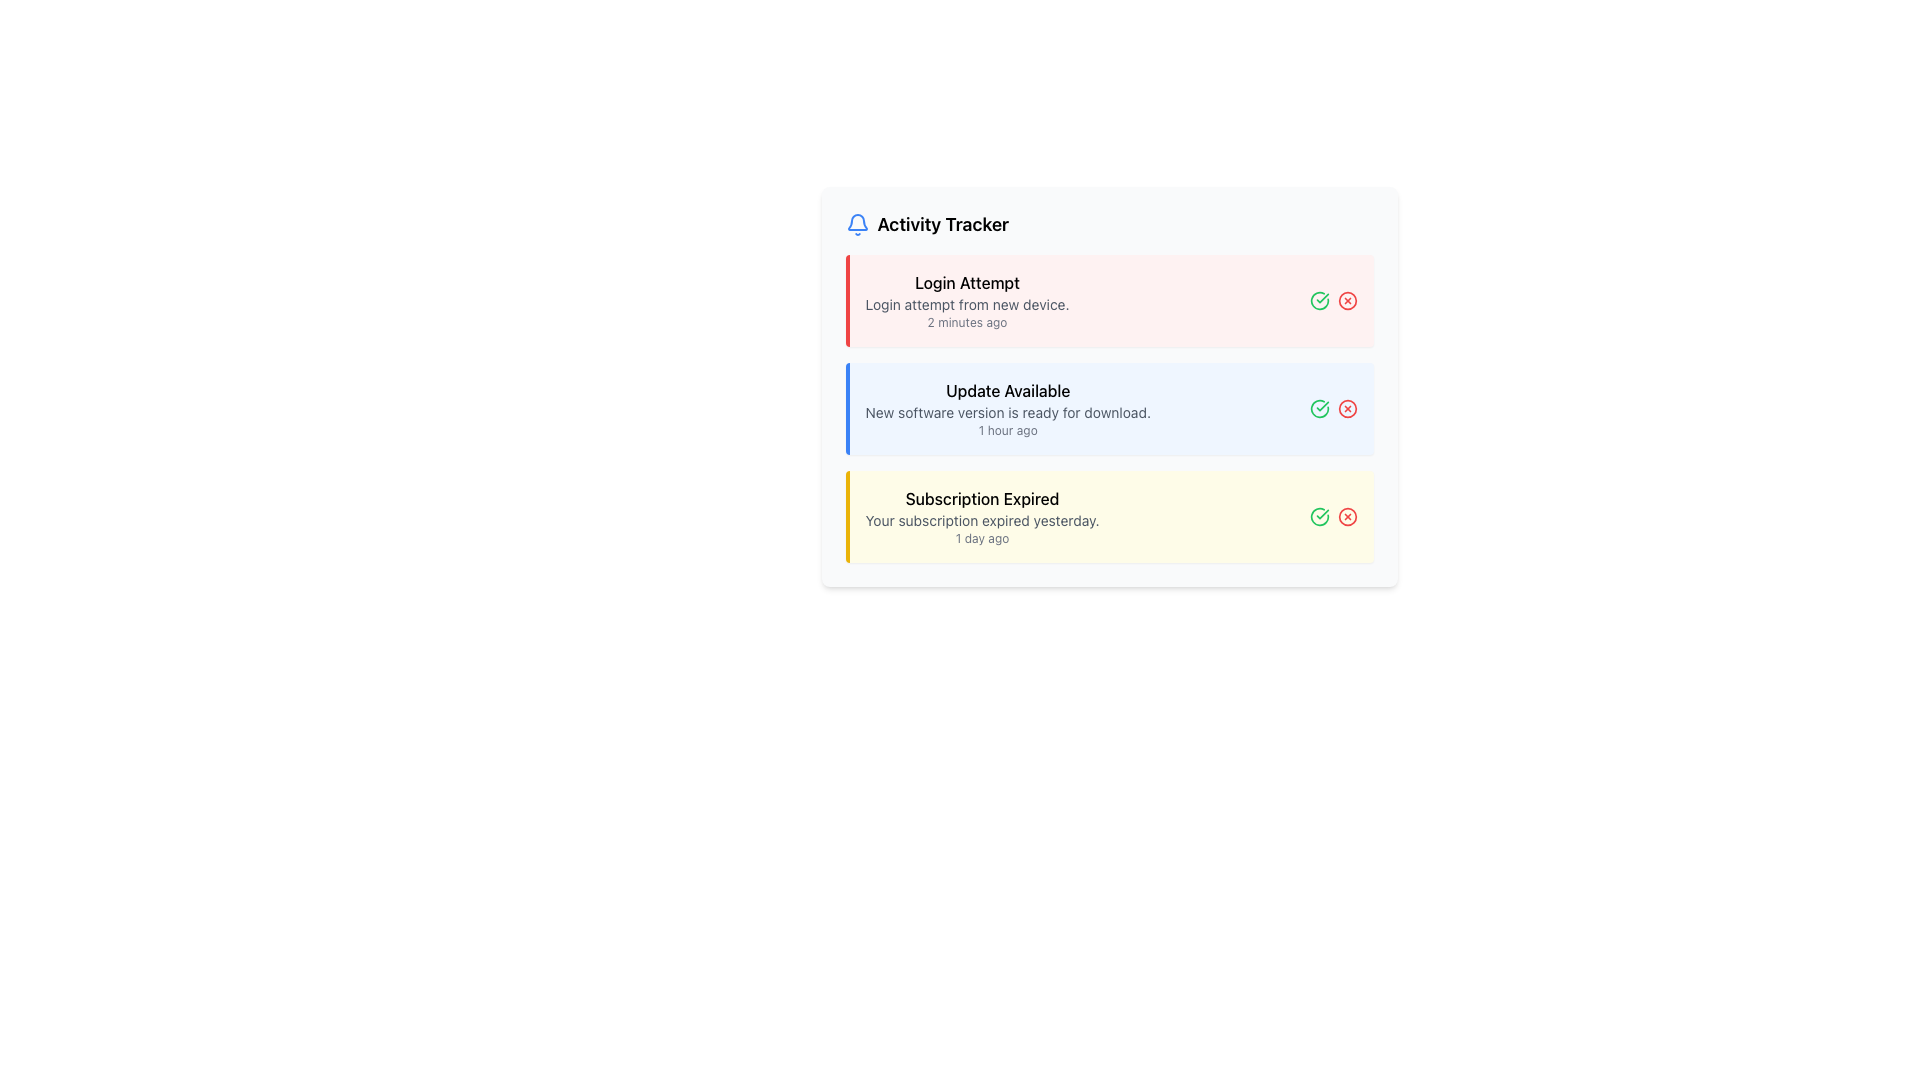 This screenshot has width=1920, height=1080. Describe the element at coordinates (1008, 390) in the screenshot. I see `the title text label indicating a new software update within the 'Activity Tracker' card` at that location.